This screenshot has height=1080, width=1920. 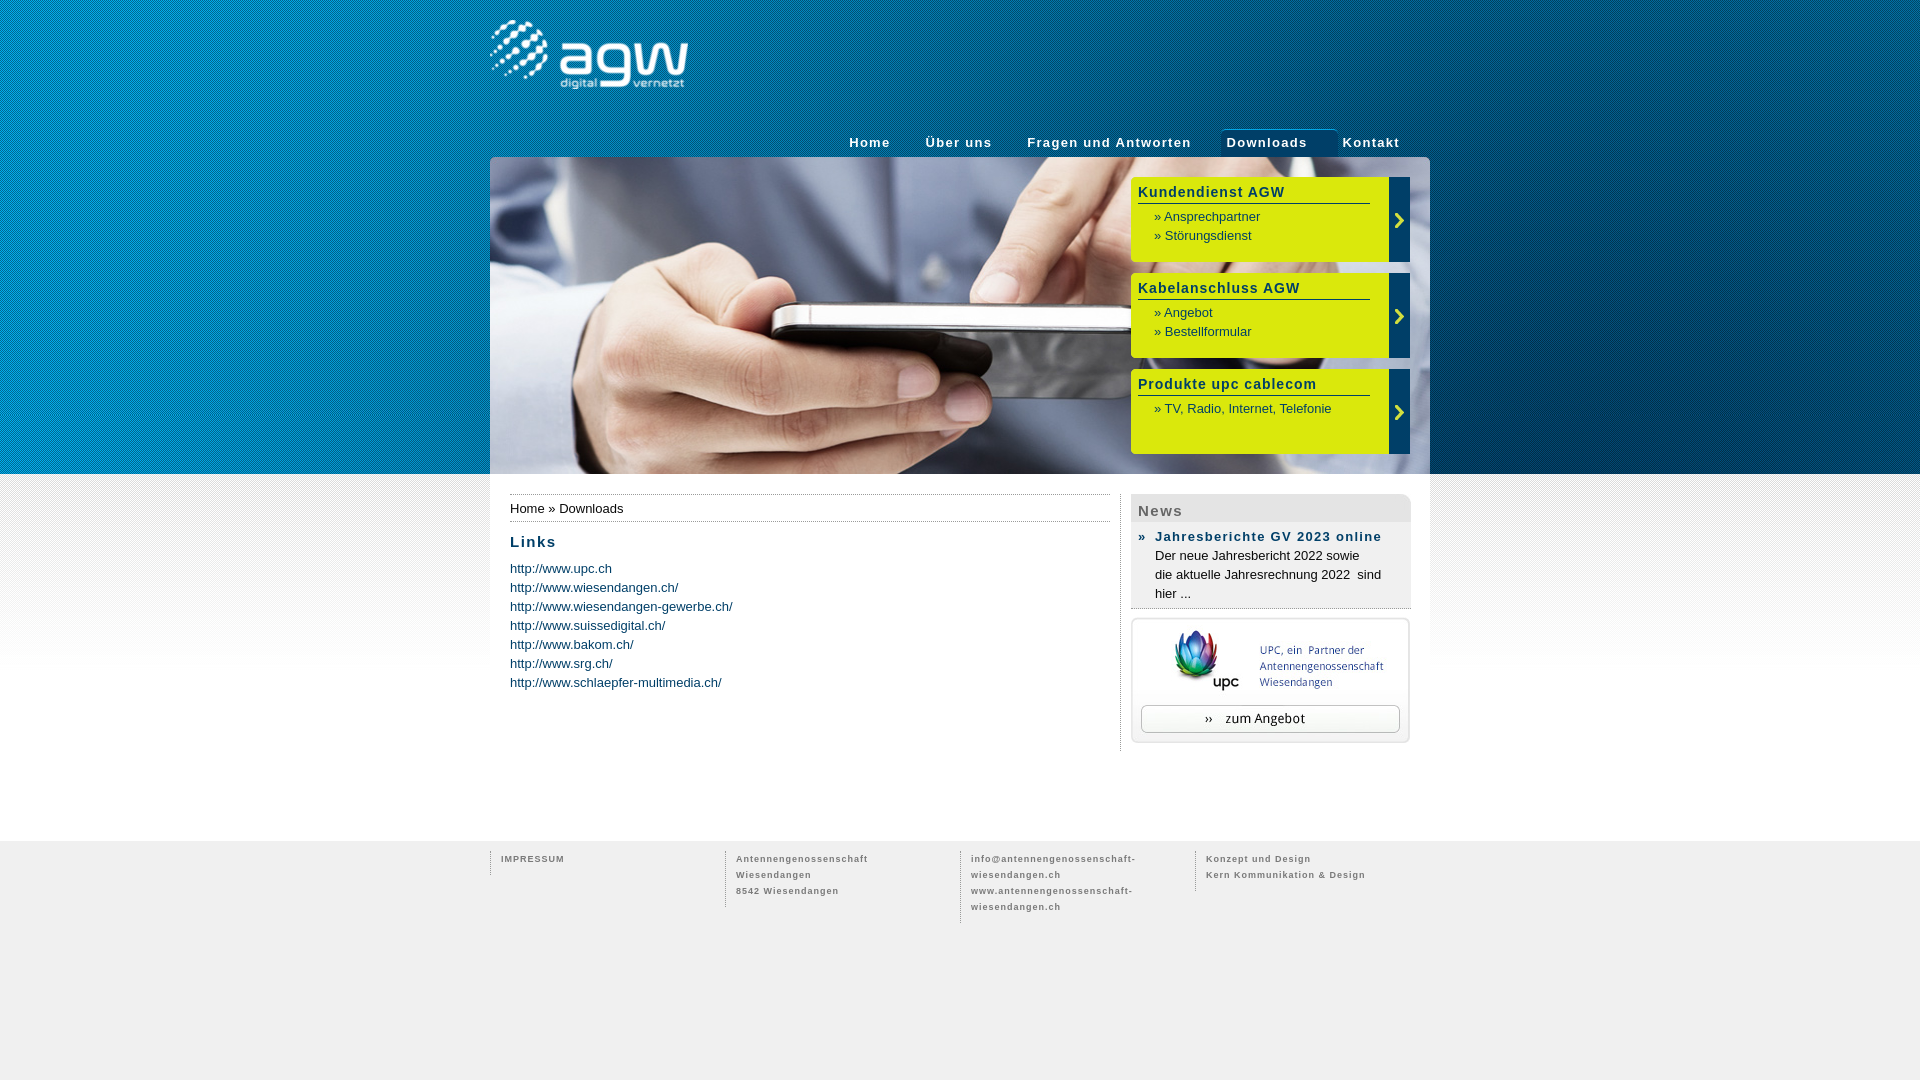 I want to click on 'http://www.wiesendangen.ch/', so click(x=593, y=586).